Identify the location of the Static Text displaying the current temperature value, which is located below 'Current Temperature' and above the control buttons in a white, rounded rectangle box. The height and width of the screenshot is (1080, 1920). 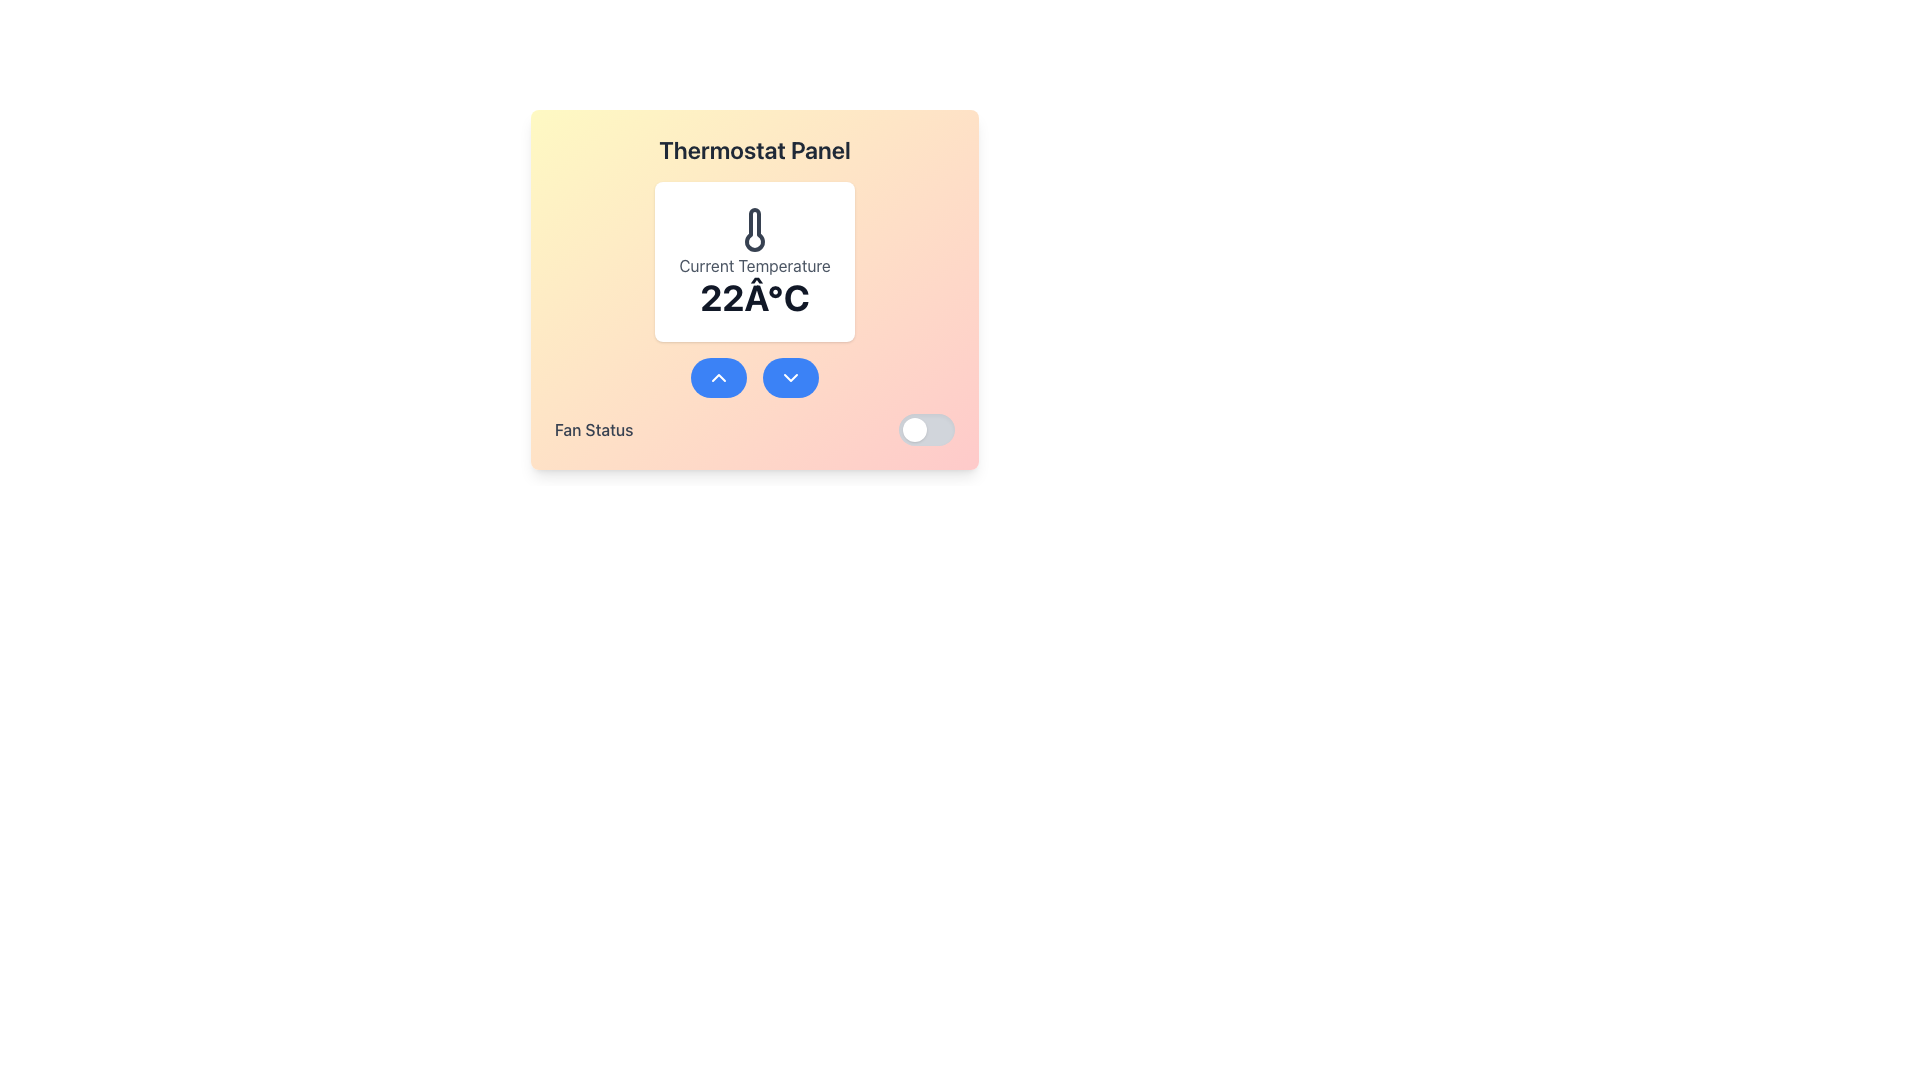
(753, 297).